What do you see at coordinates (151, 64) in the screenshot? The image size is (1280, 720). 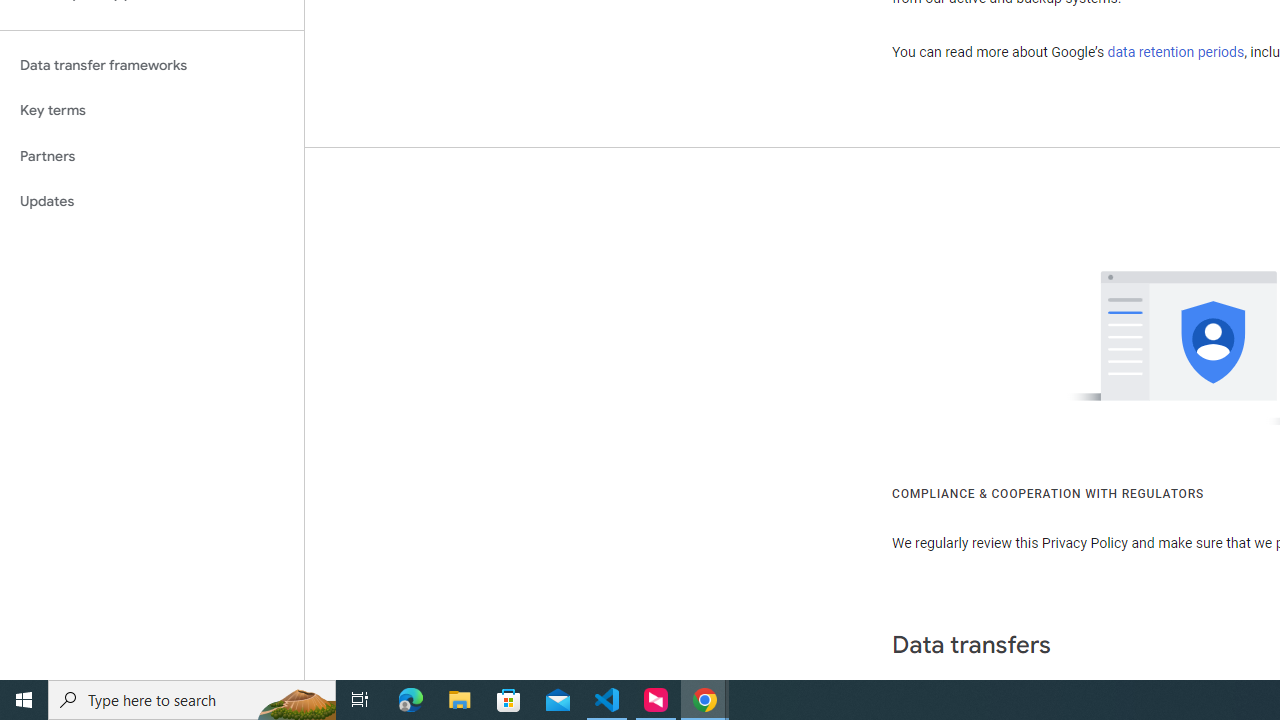 I see `'Data transfer frameworks'` at bounding box center [151, 64].